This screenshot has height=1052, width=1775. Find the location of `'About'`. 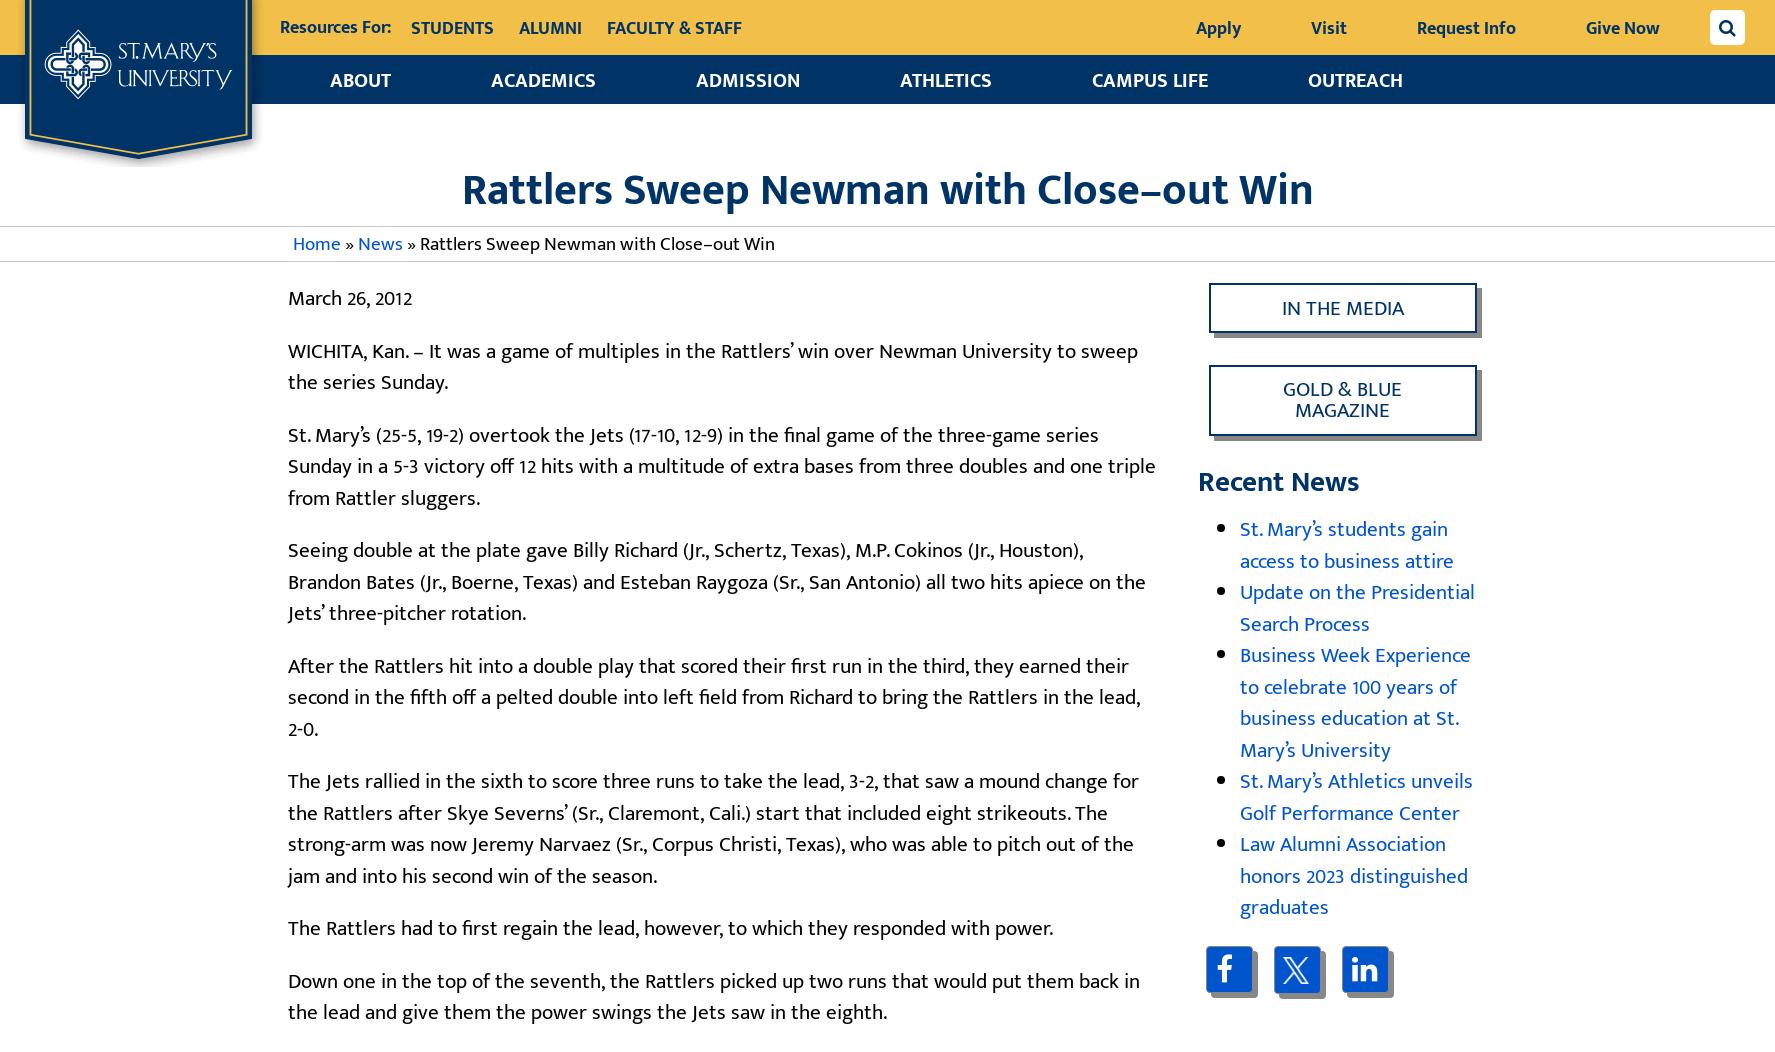

'About' is located at coordinates (359, 80).